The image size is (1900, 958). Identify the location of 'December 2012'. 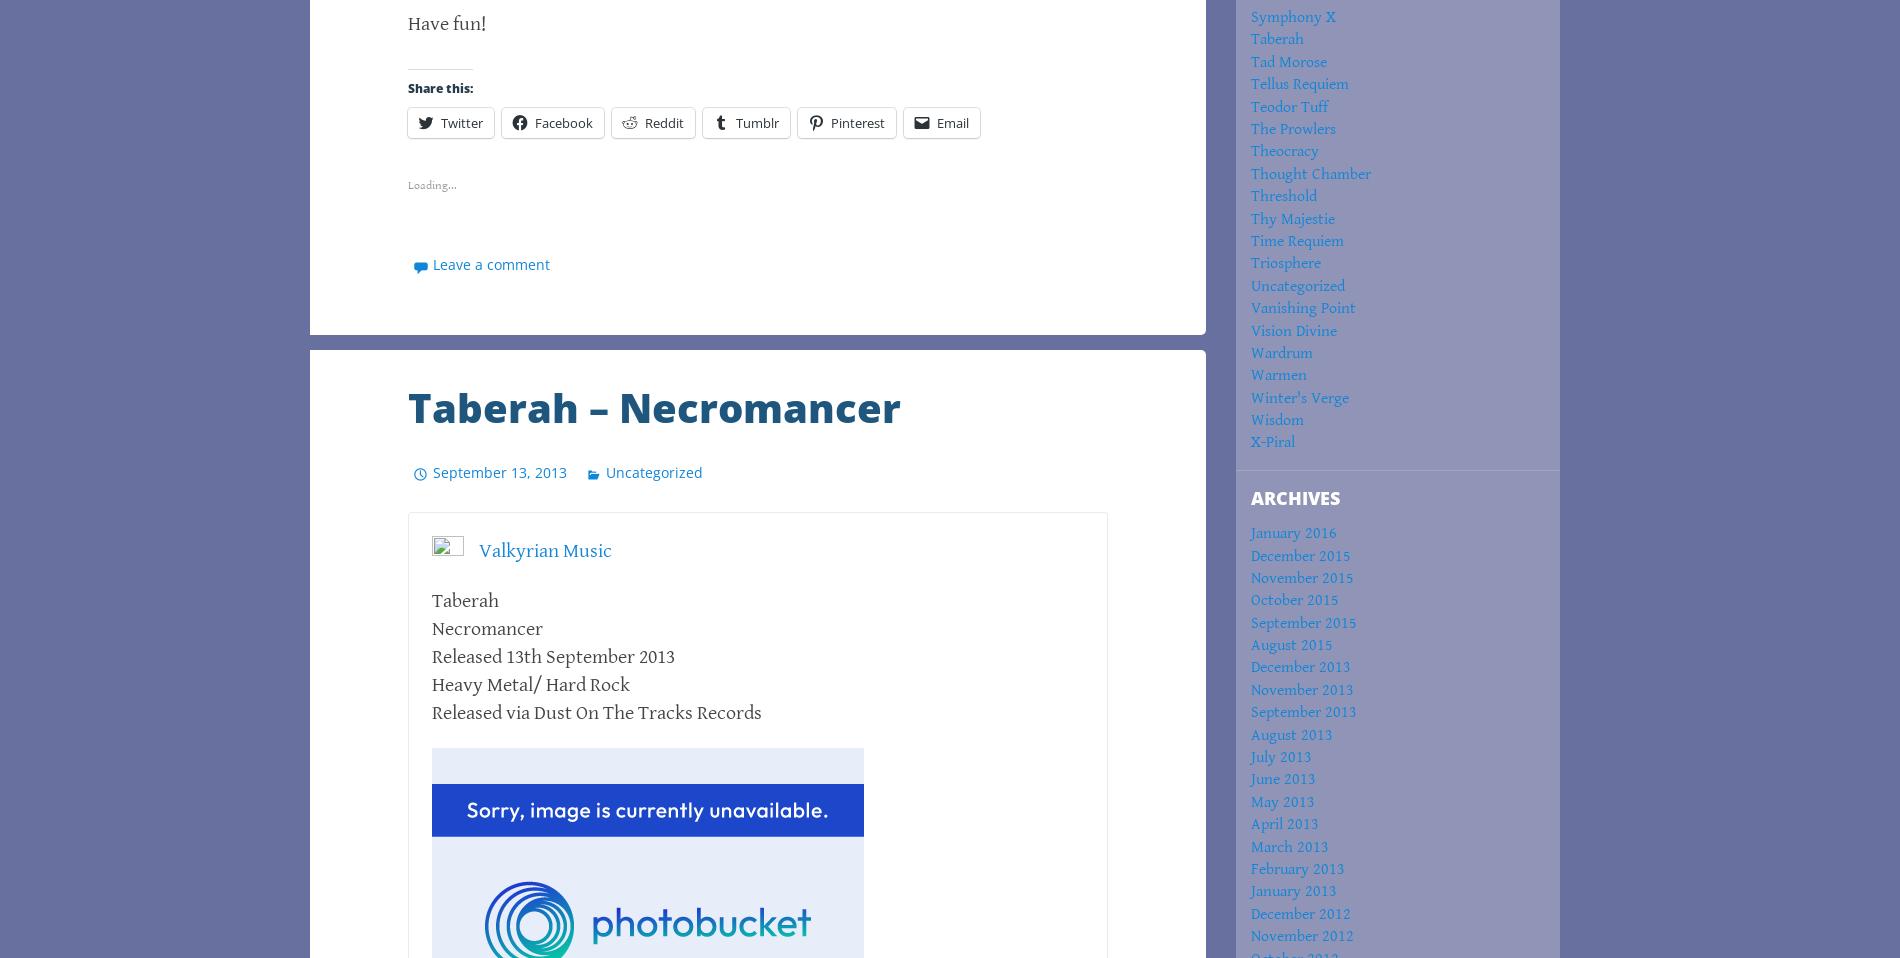
(1299, 913).